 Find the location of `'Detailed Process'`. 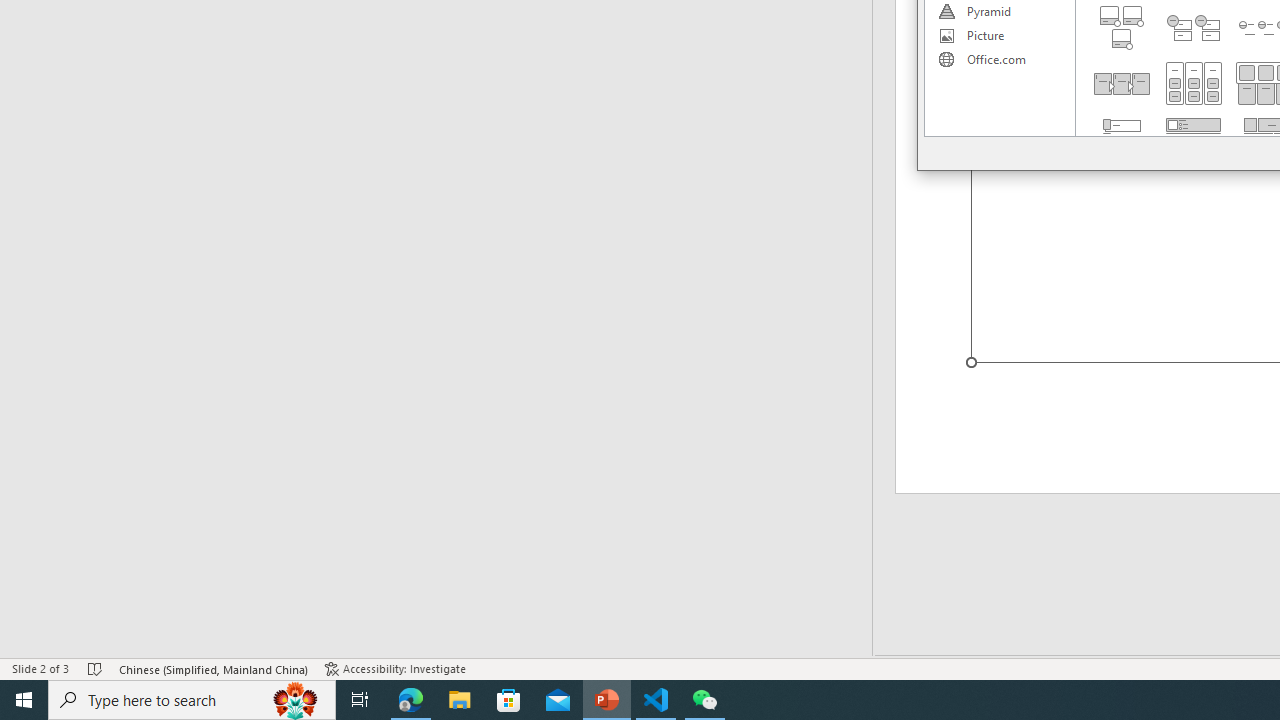

'Detailed Process' is located at coordinates (1121, 83).